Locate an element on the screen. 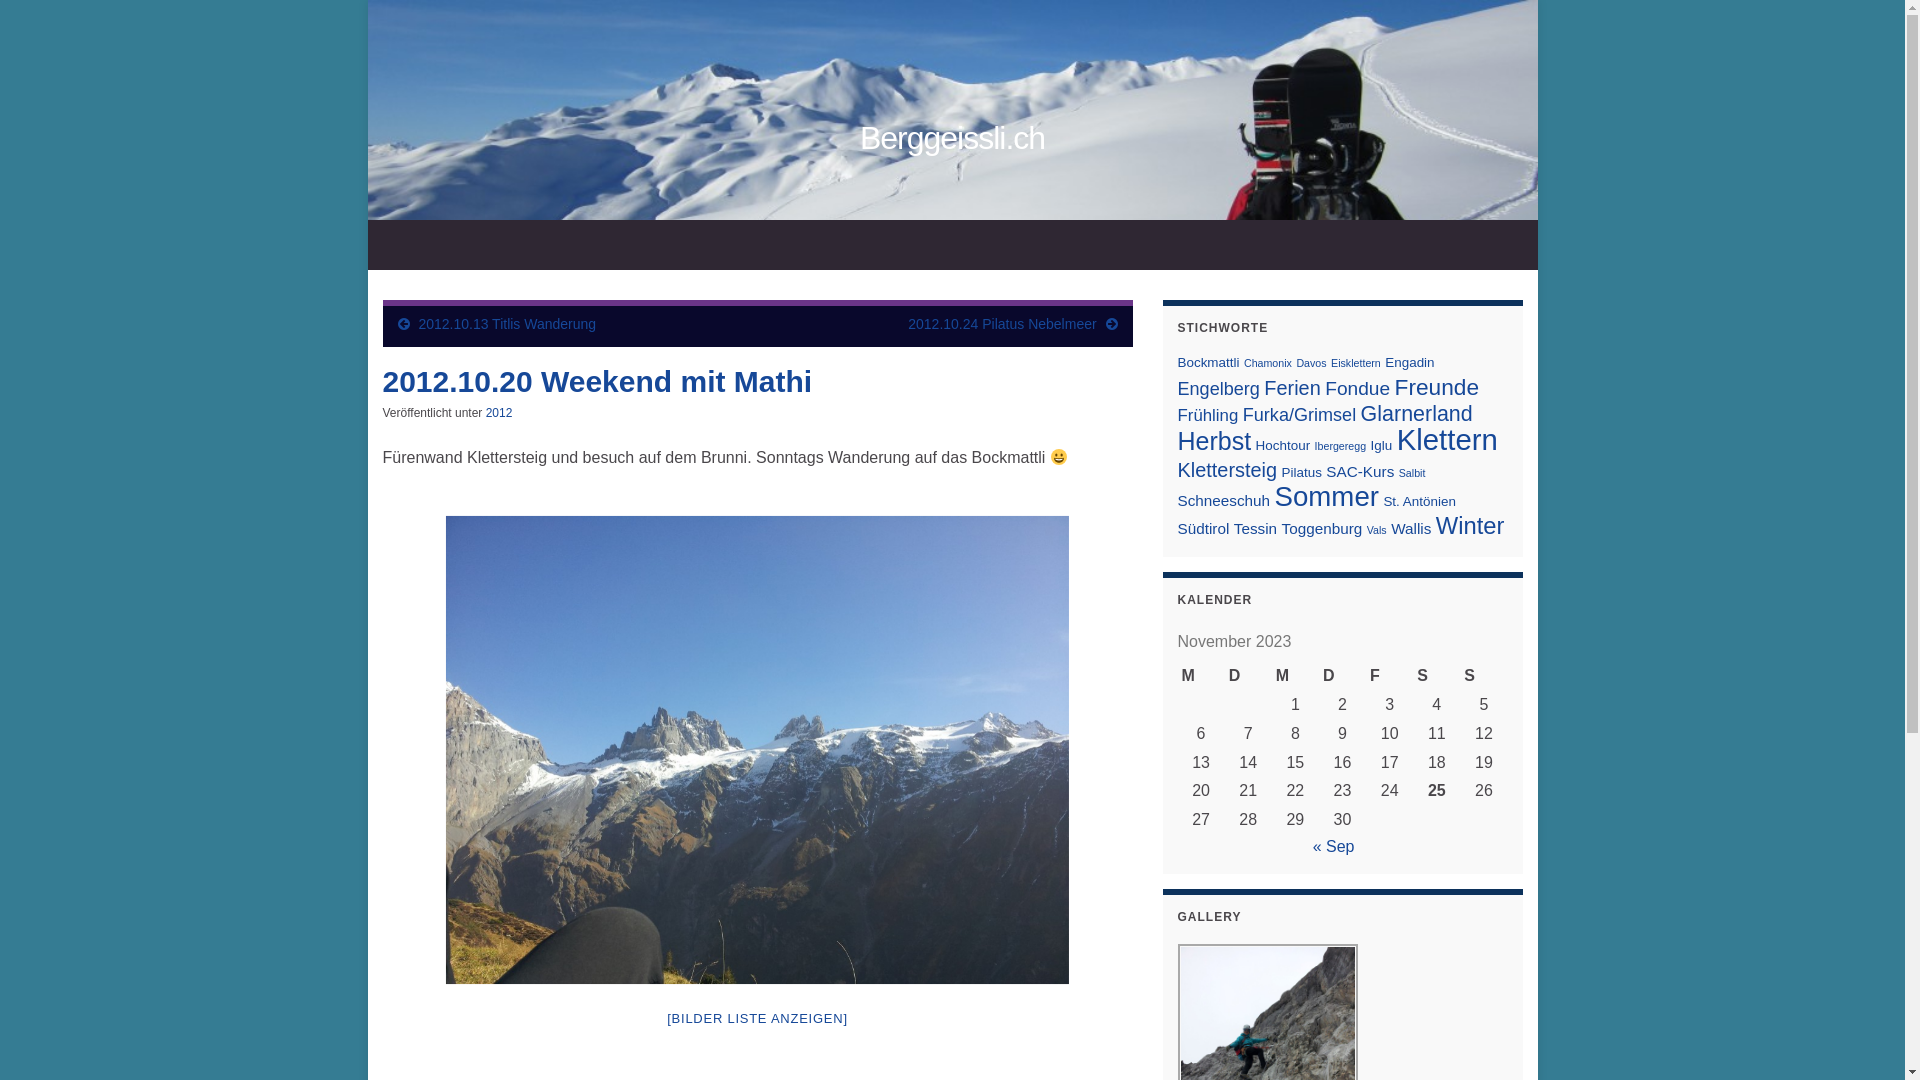 Image resolution: width=1920 pixels, height=1080 pixels. 'Freunde' is located at coordinates (1436, 386).